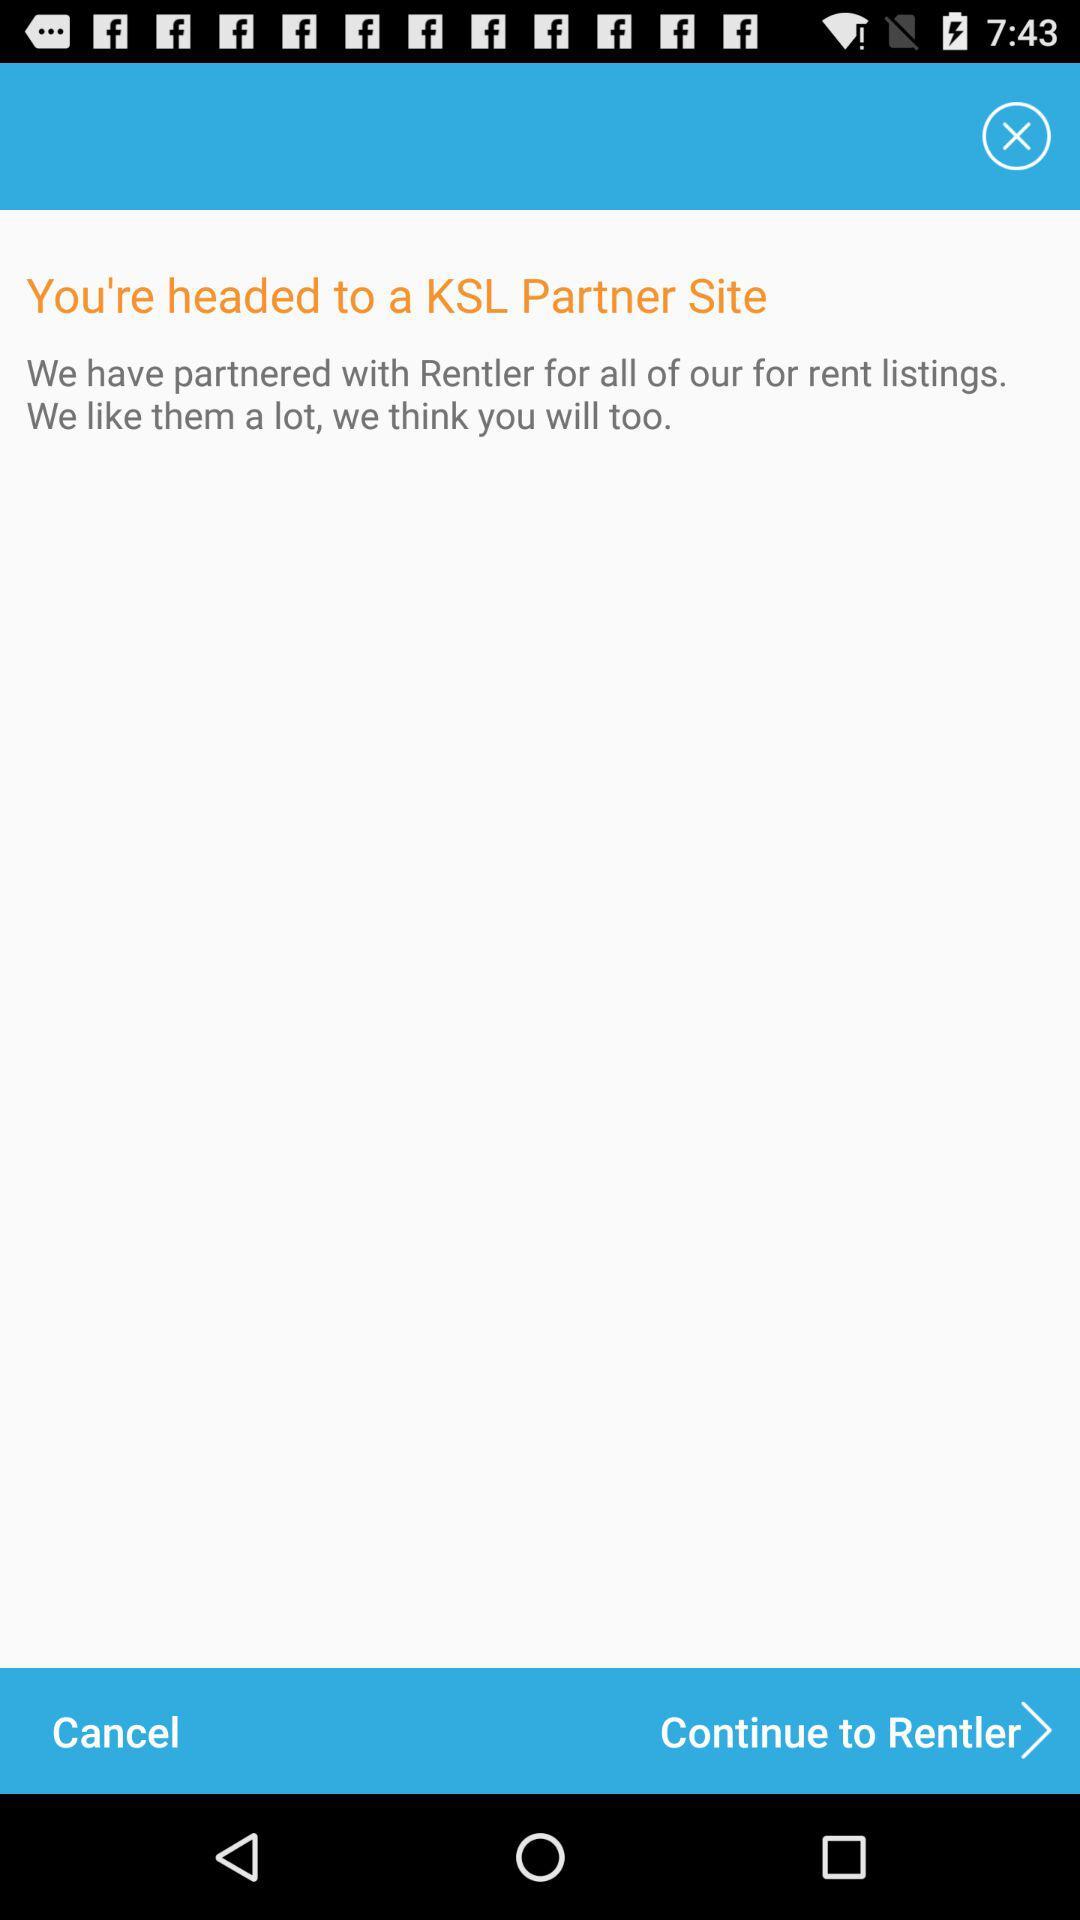 The height and width of the screenshot is (1920, 1080). I want to click on the item above we have partnered, so click(1017, 135).